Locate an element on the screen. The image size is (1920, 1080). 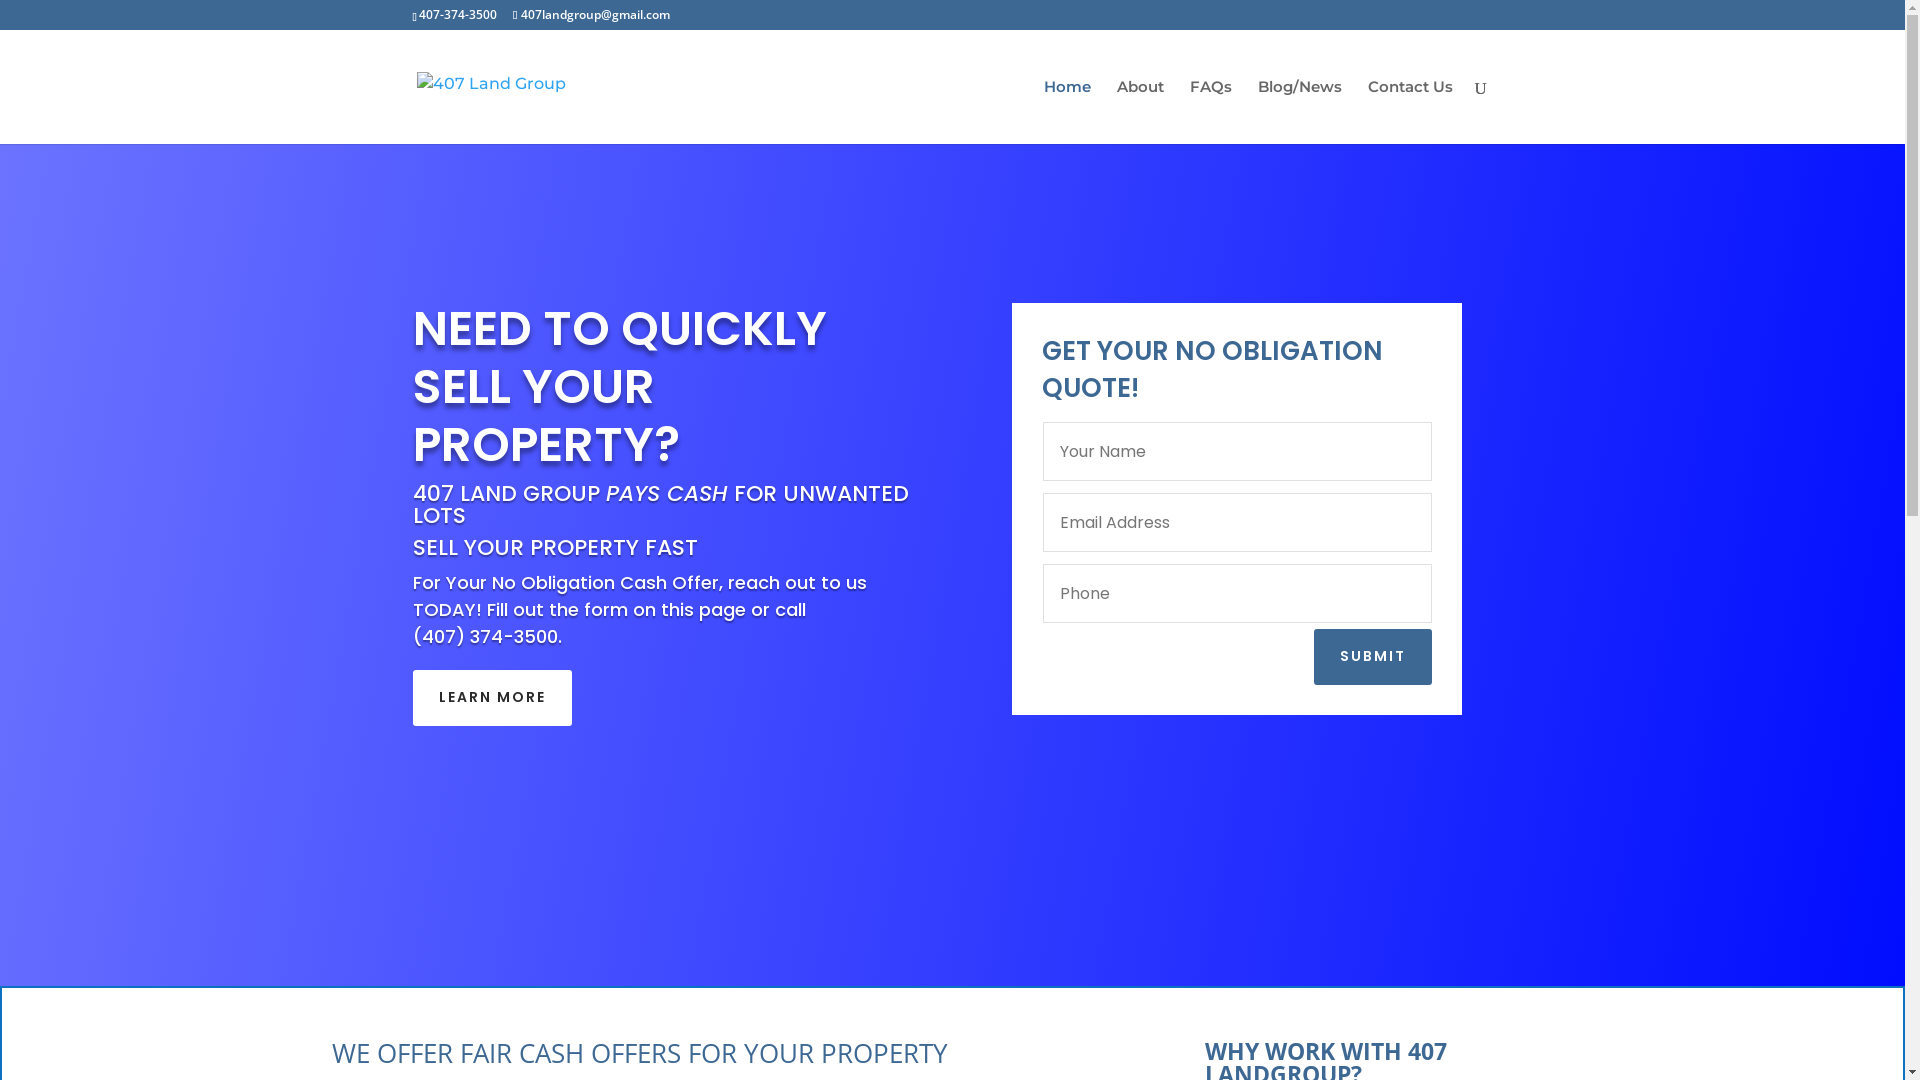
'SUBMIT' is located at coordinates (1371, 656).